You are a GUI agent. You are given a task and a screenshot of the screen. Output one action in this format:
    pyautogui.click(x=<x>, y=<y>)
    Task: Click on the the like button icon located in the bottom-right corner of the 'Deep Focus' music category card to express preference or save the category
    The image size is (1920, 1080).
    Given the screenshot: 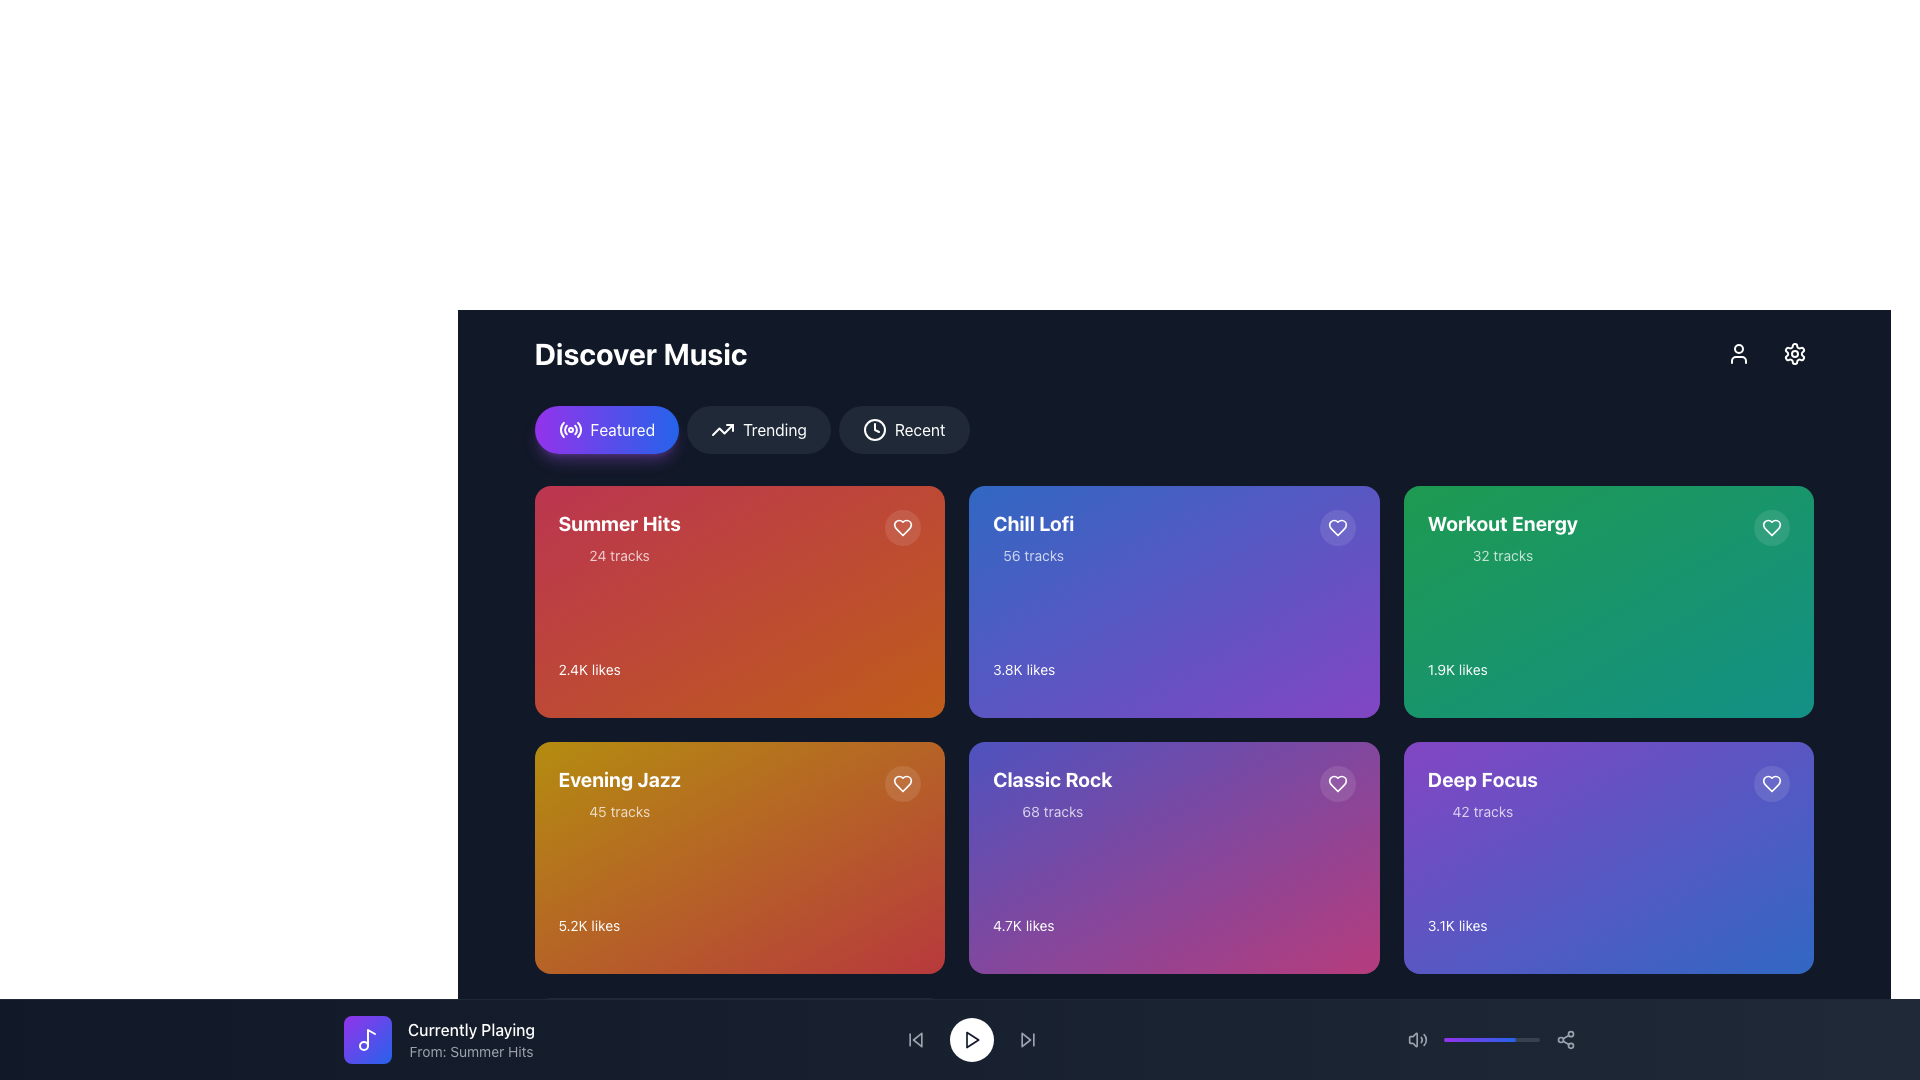 What is the action you would take?
    pyautogui.click(x=1772, y=782)
    